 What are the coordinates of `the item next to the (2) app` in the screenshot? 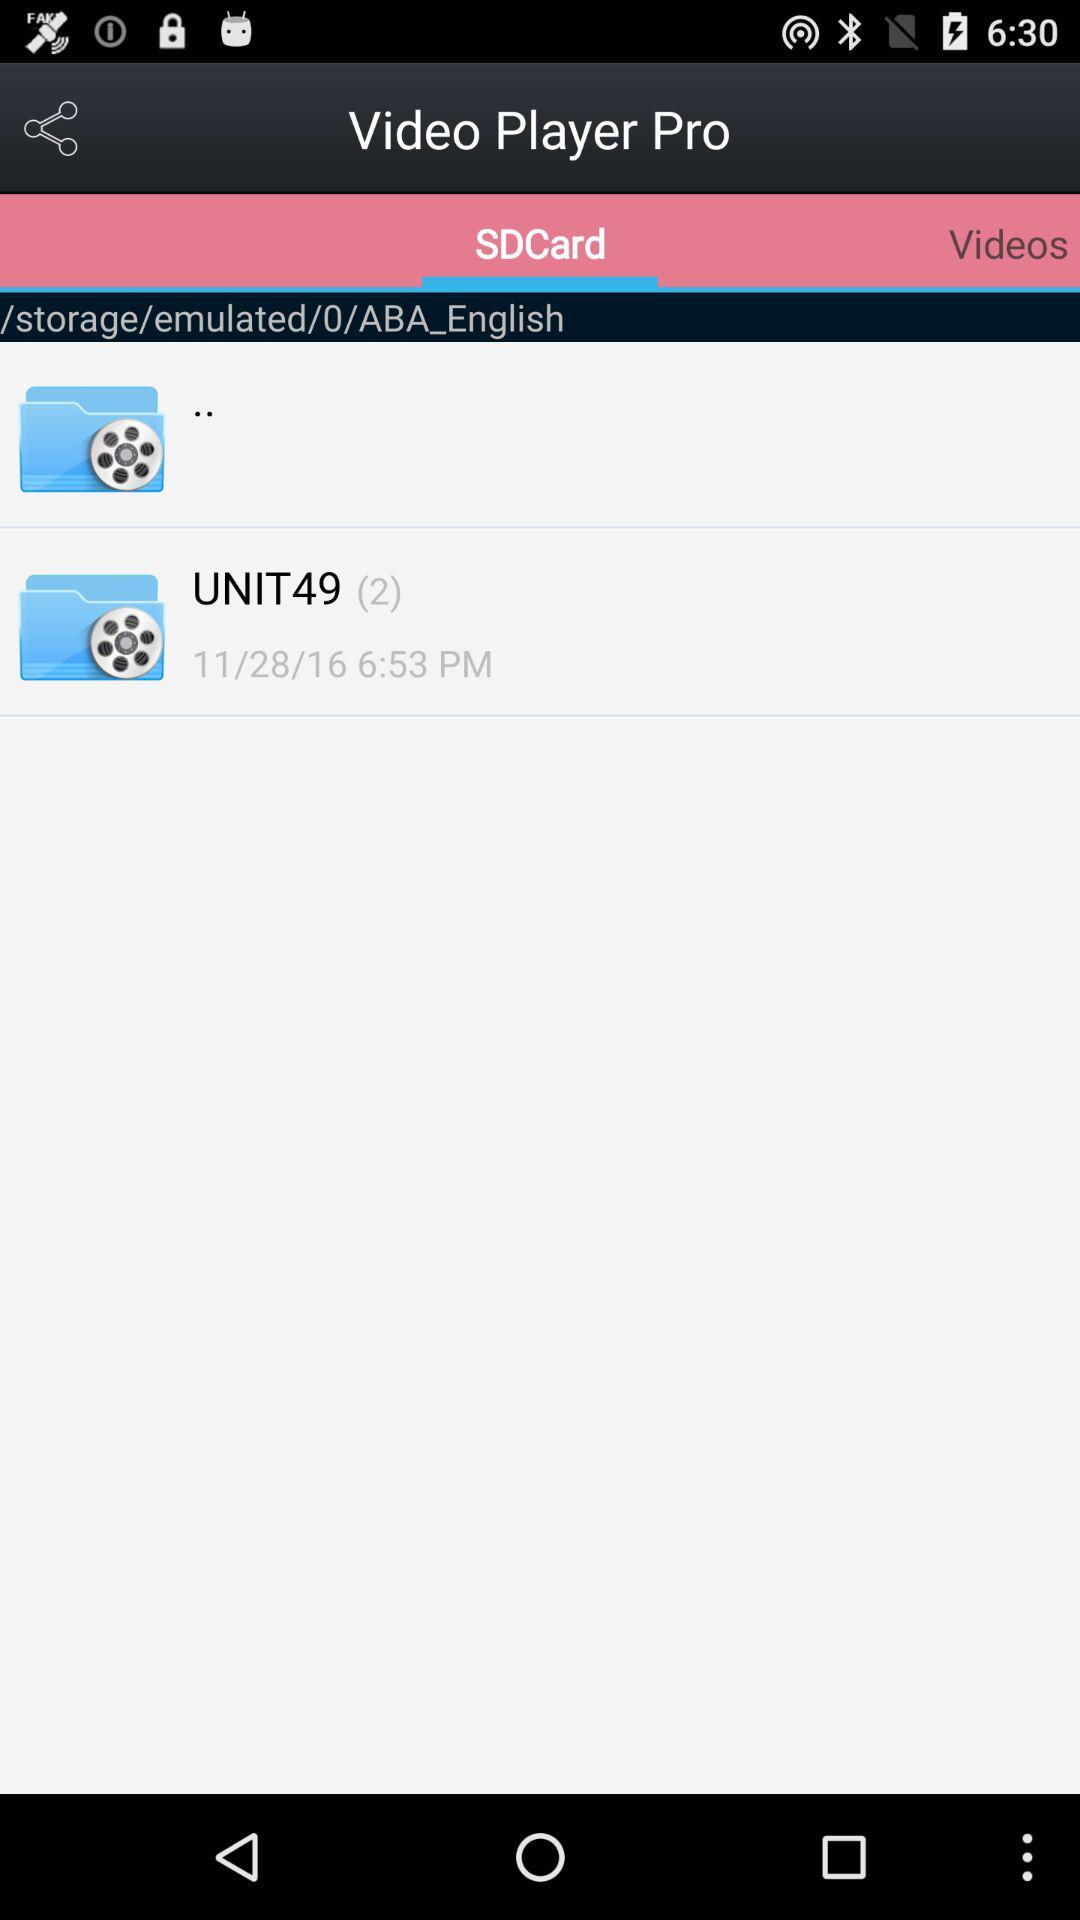 It's located at (266, 585).